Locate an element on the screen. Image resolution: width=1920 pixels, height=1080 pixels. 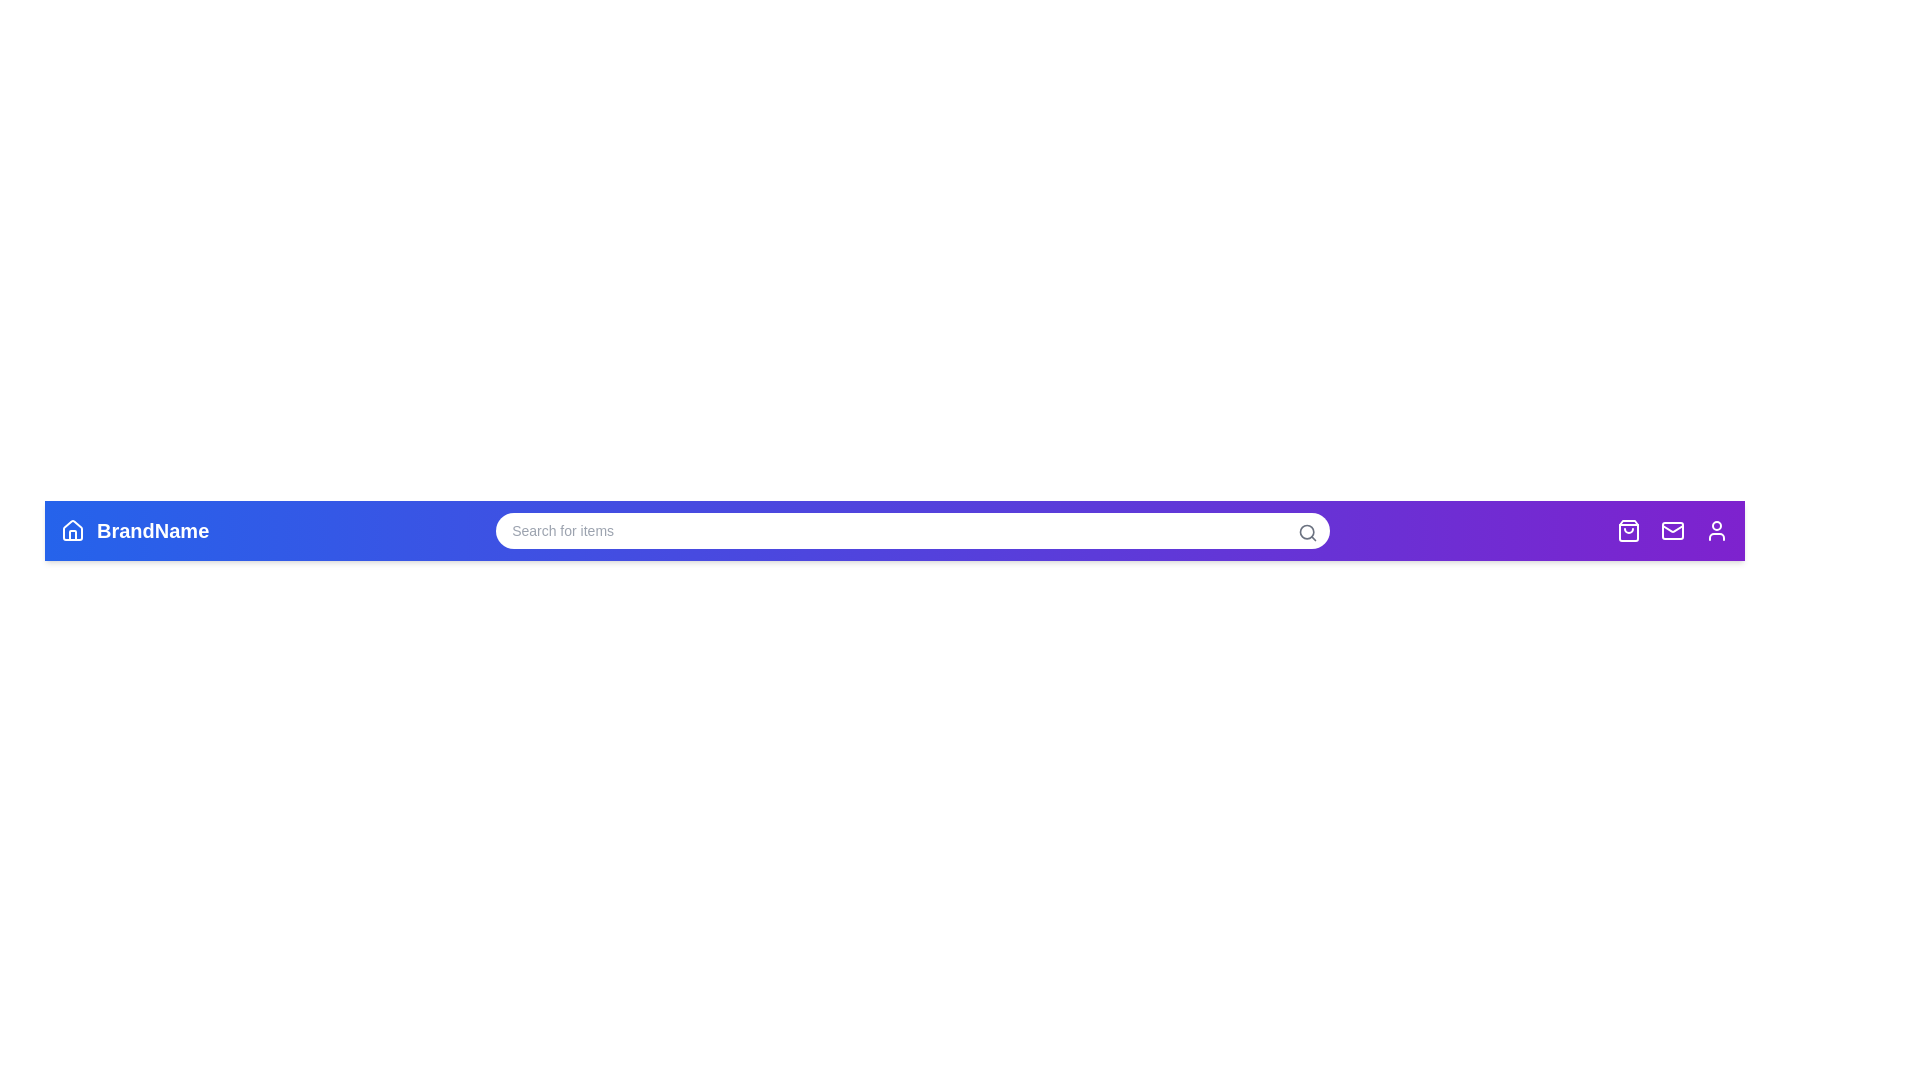
the Messages navigation icon is located at coordinates (1672, 530).